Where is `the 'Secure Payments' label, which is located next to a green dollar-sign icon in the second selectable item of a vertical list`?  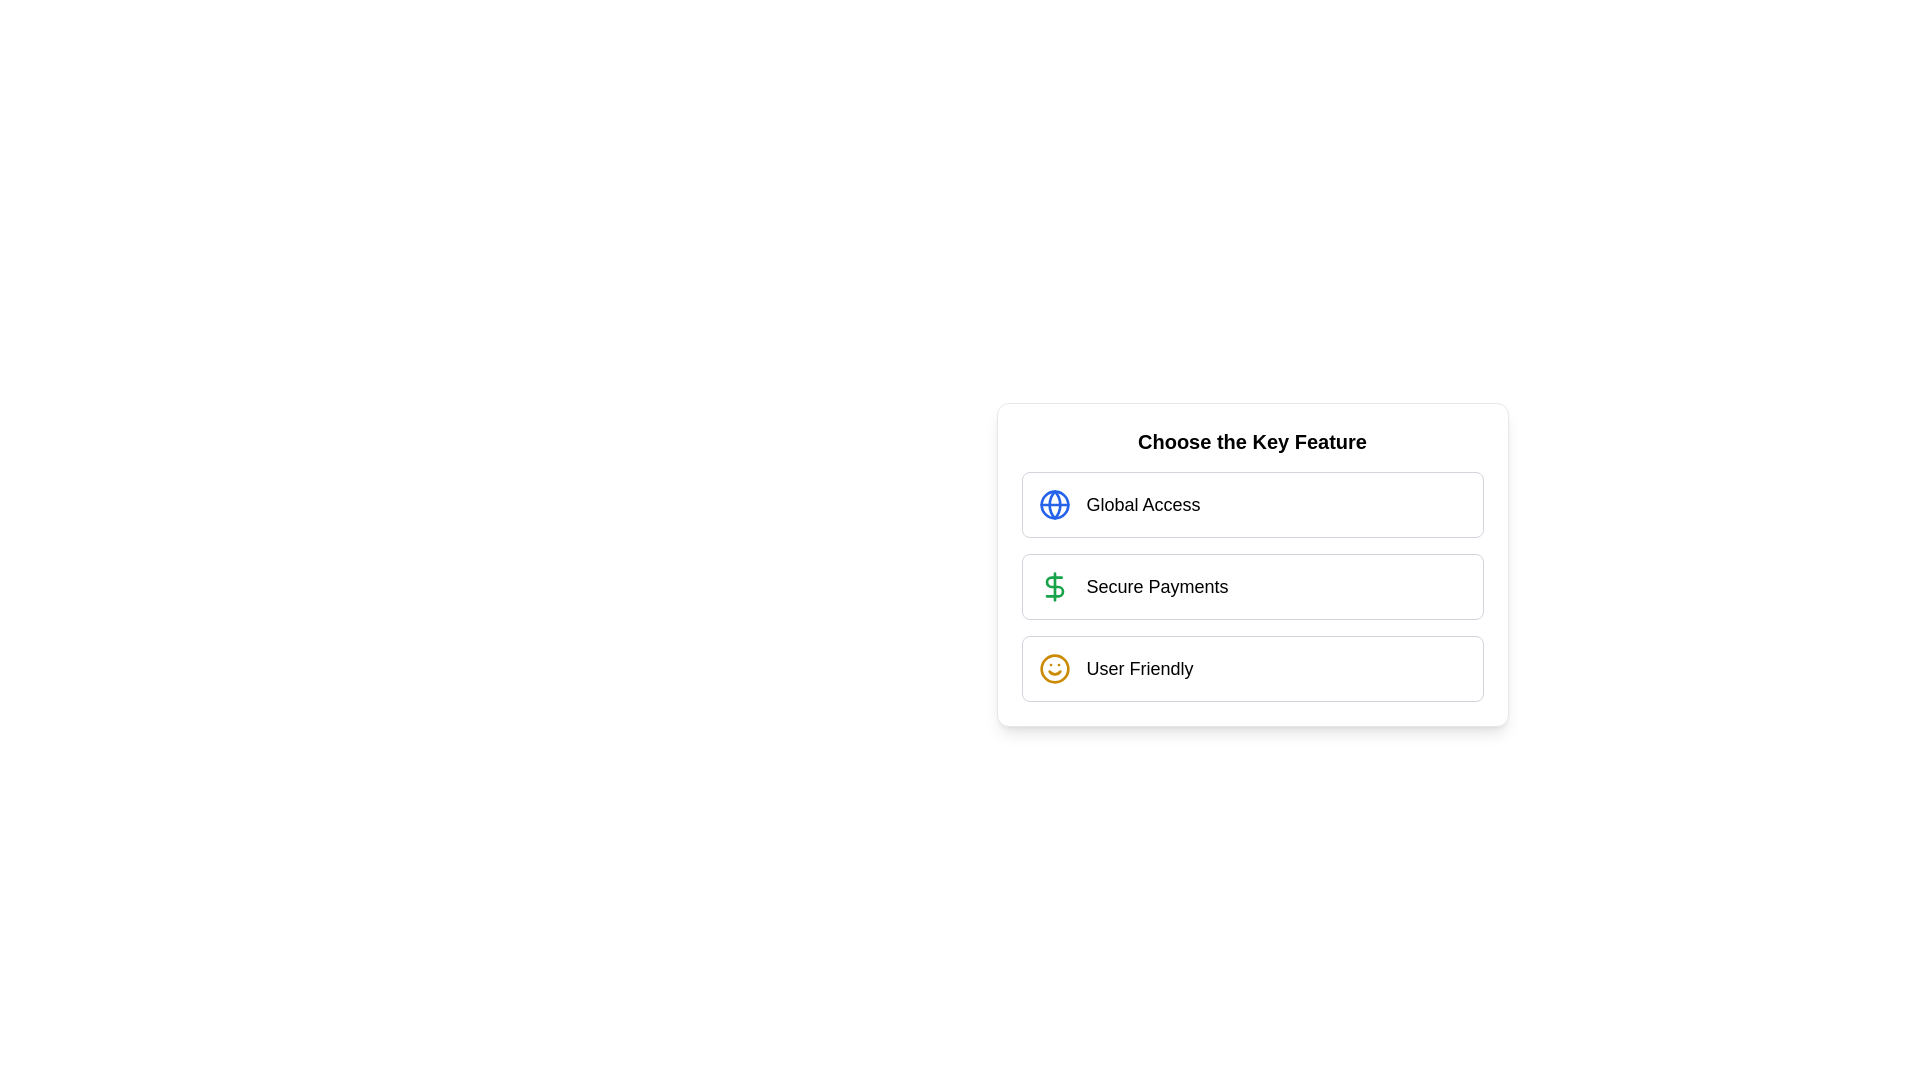 the 'Secure Payments' label, which is located next to a green dollar-sign icon in the second selectable item of a vertical list is located at coordinates (1157, 585).